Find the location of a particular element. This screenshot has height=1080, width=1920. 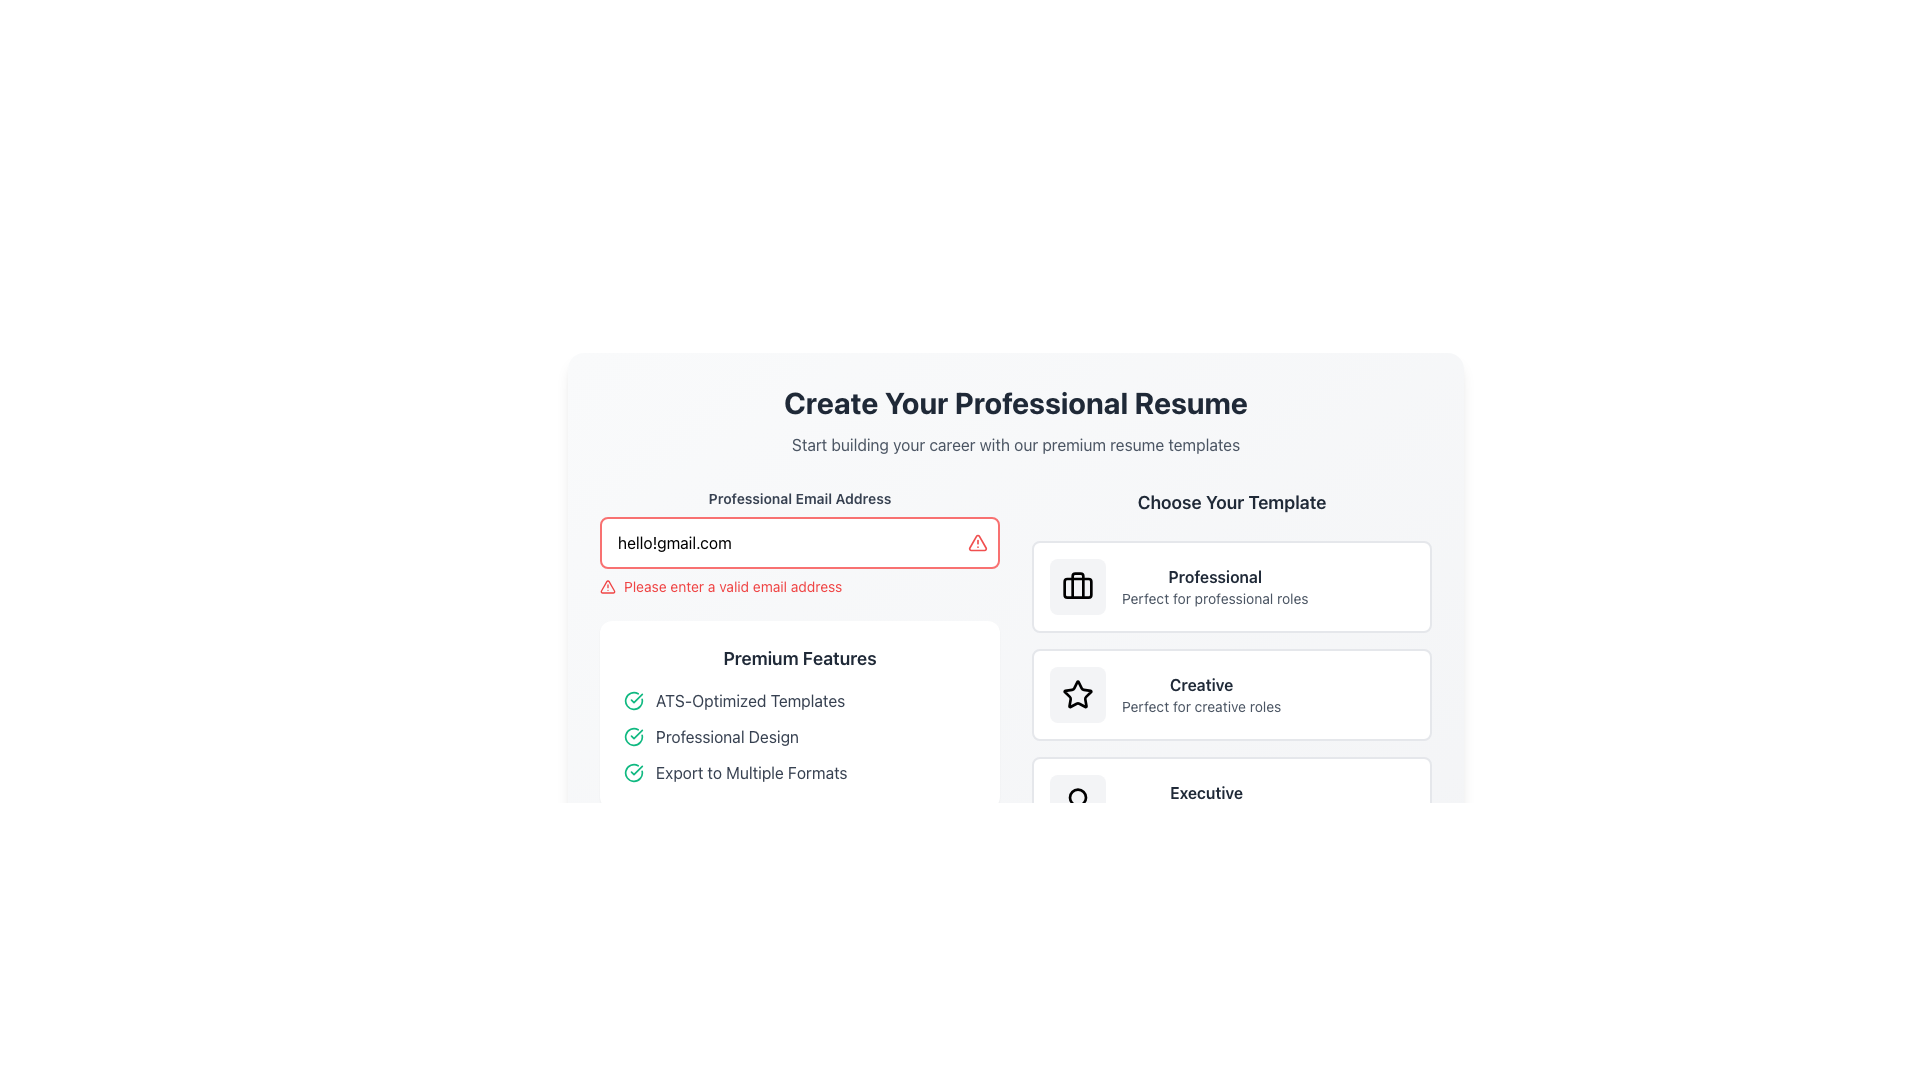

the 'Professional' template icon located in the upper-left of the 'Choose Your Template' section is located at coordinates (1077, 585).